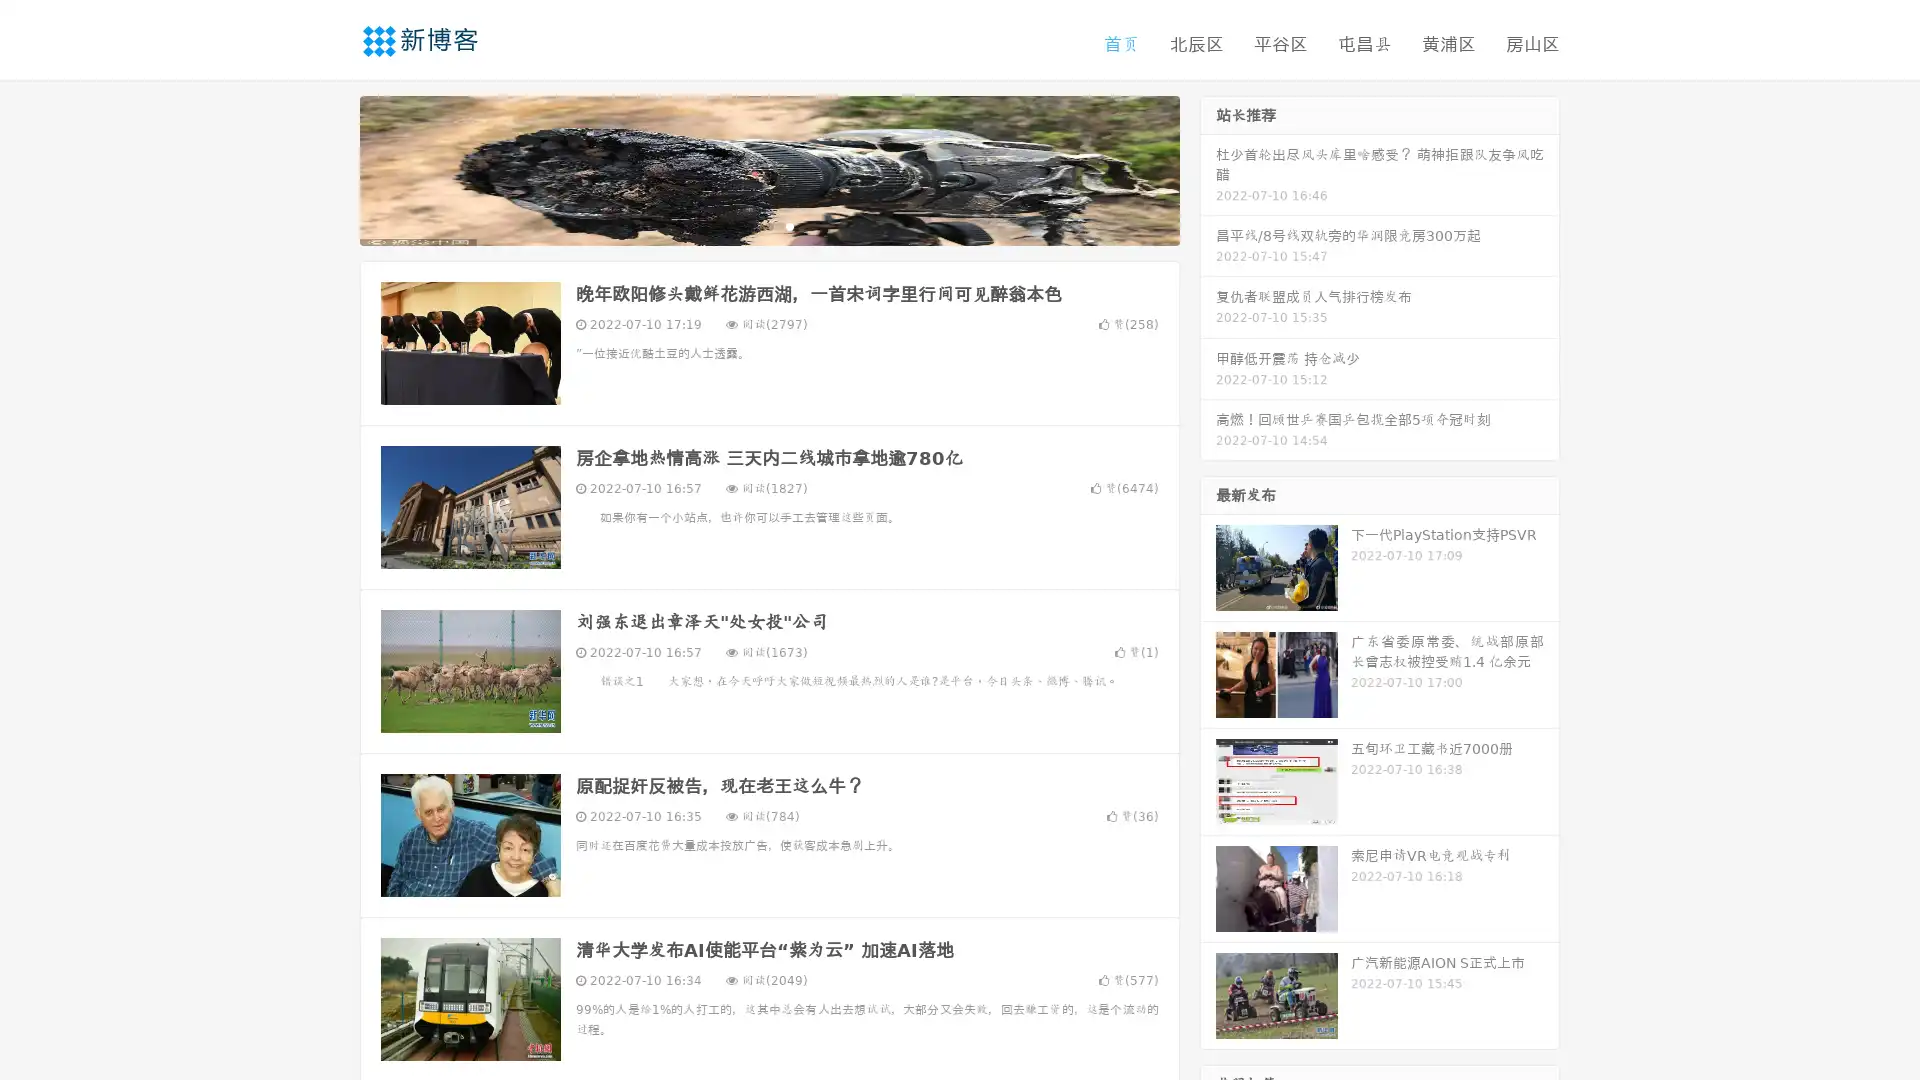 Image resolution: width=1920 pixels, height=1080 pixels. Describe the element at coordinates (748, 225) in the screenshot. I see `Go to slide 1` at that location.